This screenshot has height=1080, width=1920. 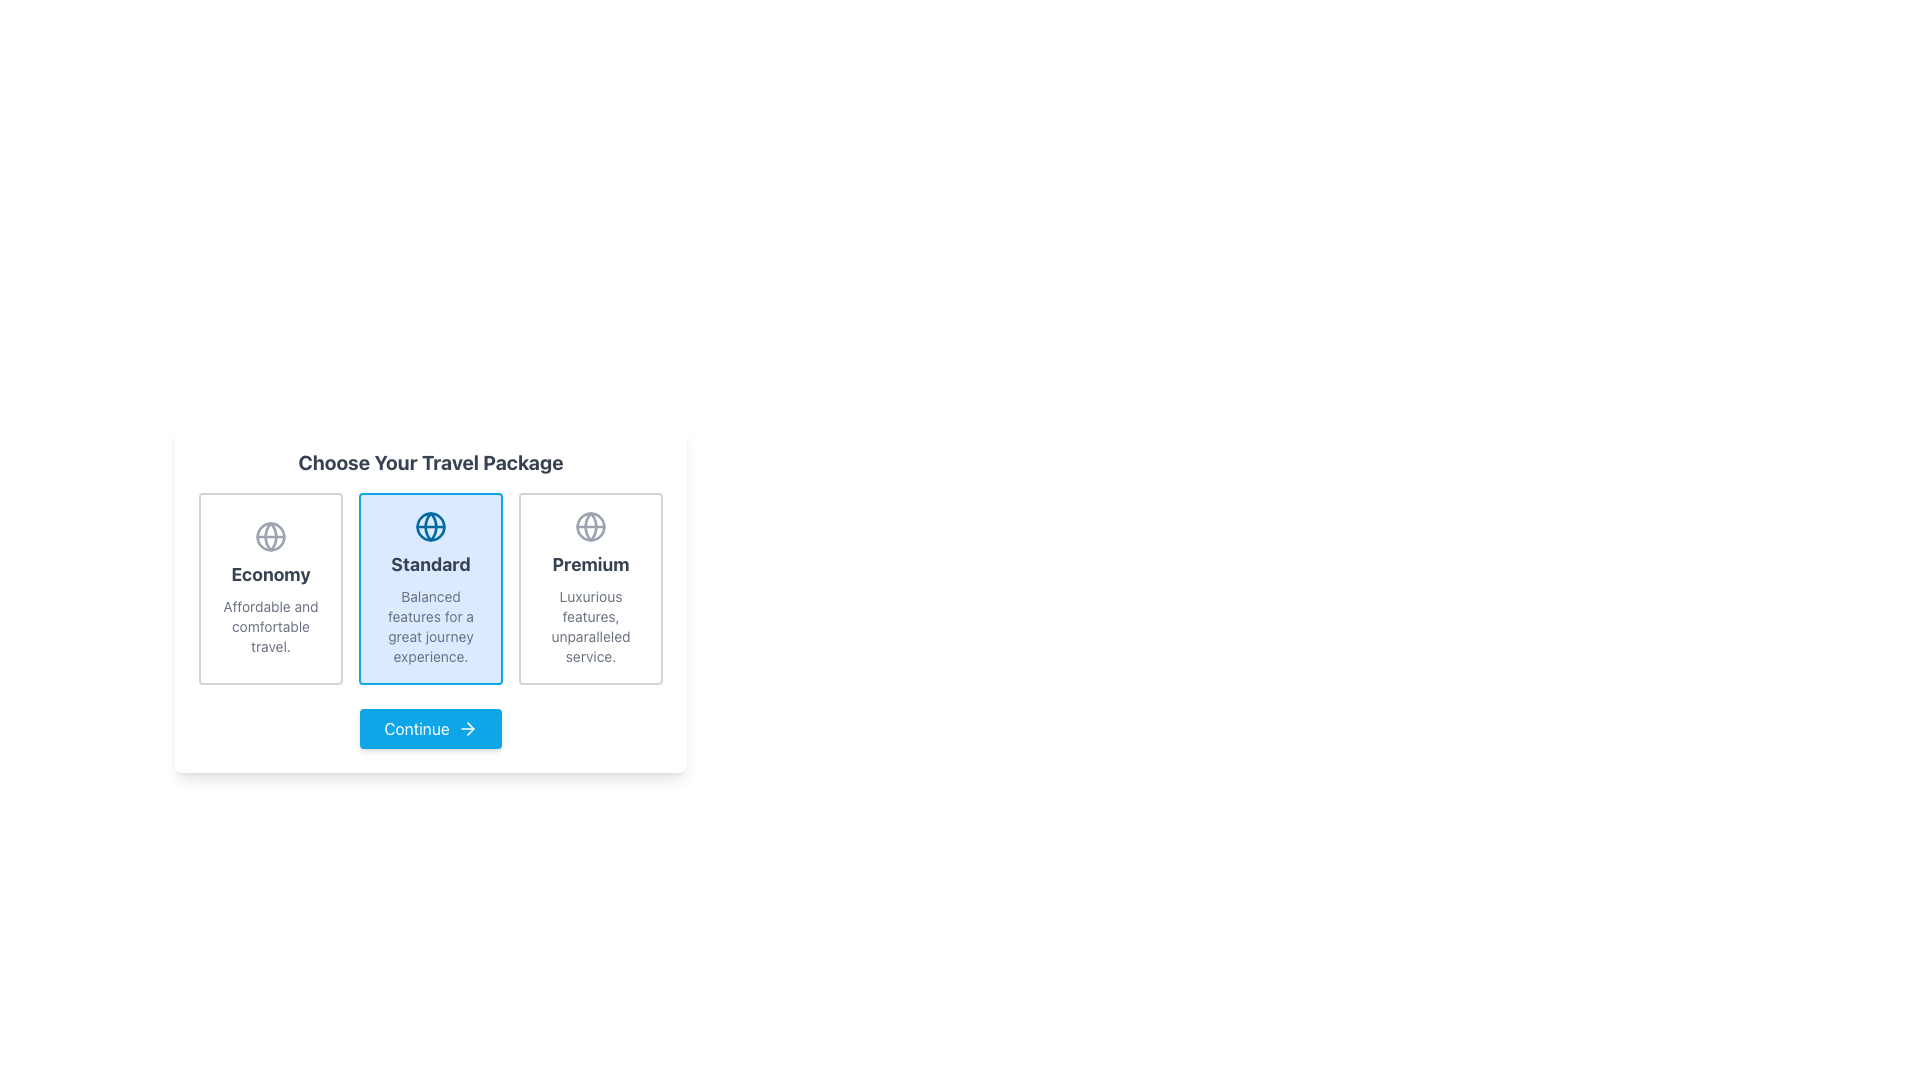 I want to click on the decorative globe icon part of the 'Economy' travel package card, which is the leftmost card in a horizontal layout, so click(x=269, y=535).